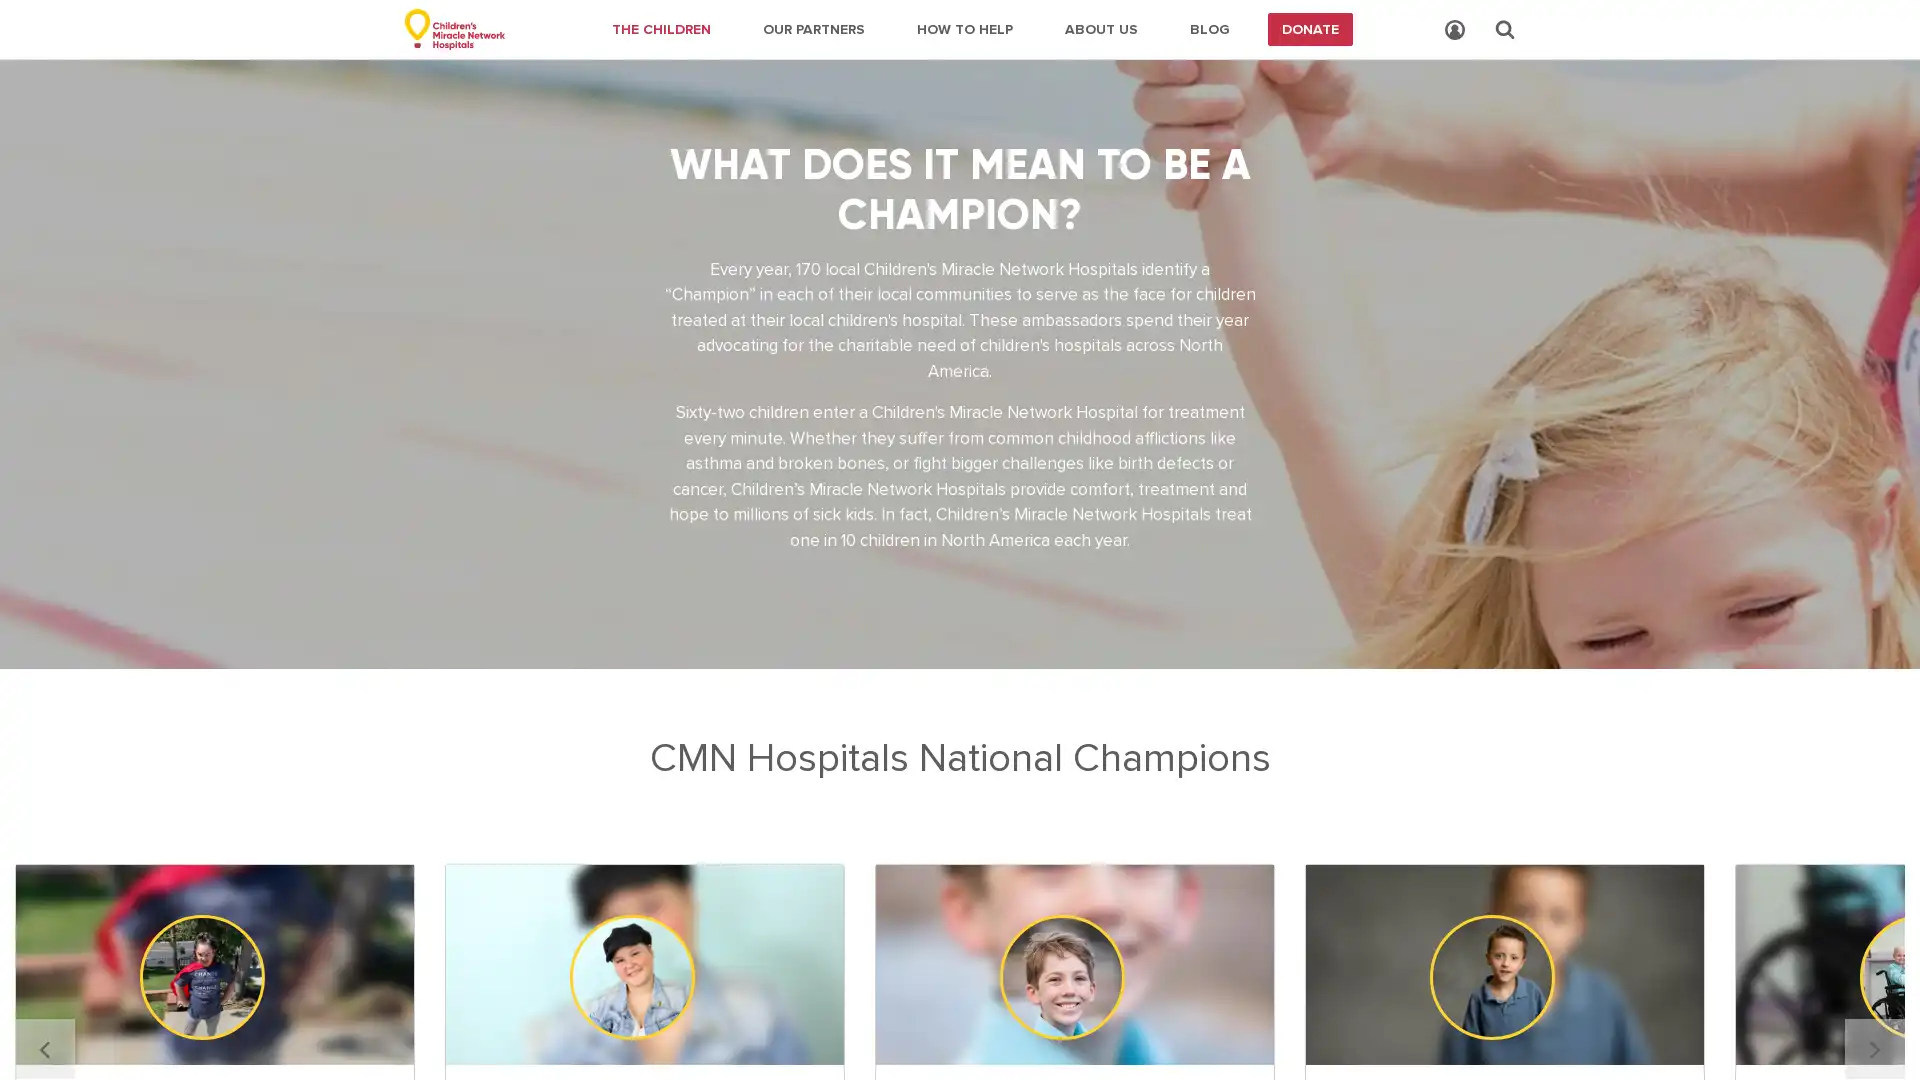 This screenshot has width=1920, height=1080. What do you see at coordinates (1454, 30) in the screenshot?
I see `Account Login` at bounding box center [1454, 30].